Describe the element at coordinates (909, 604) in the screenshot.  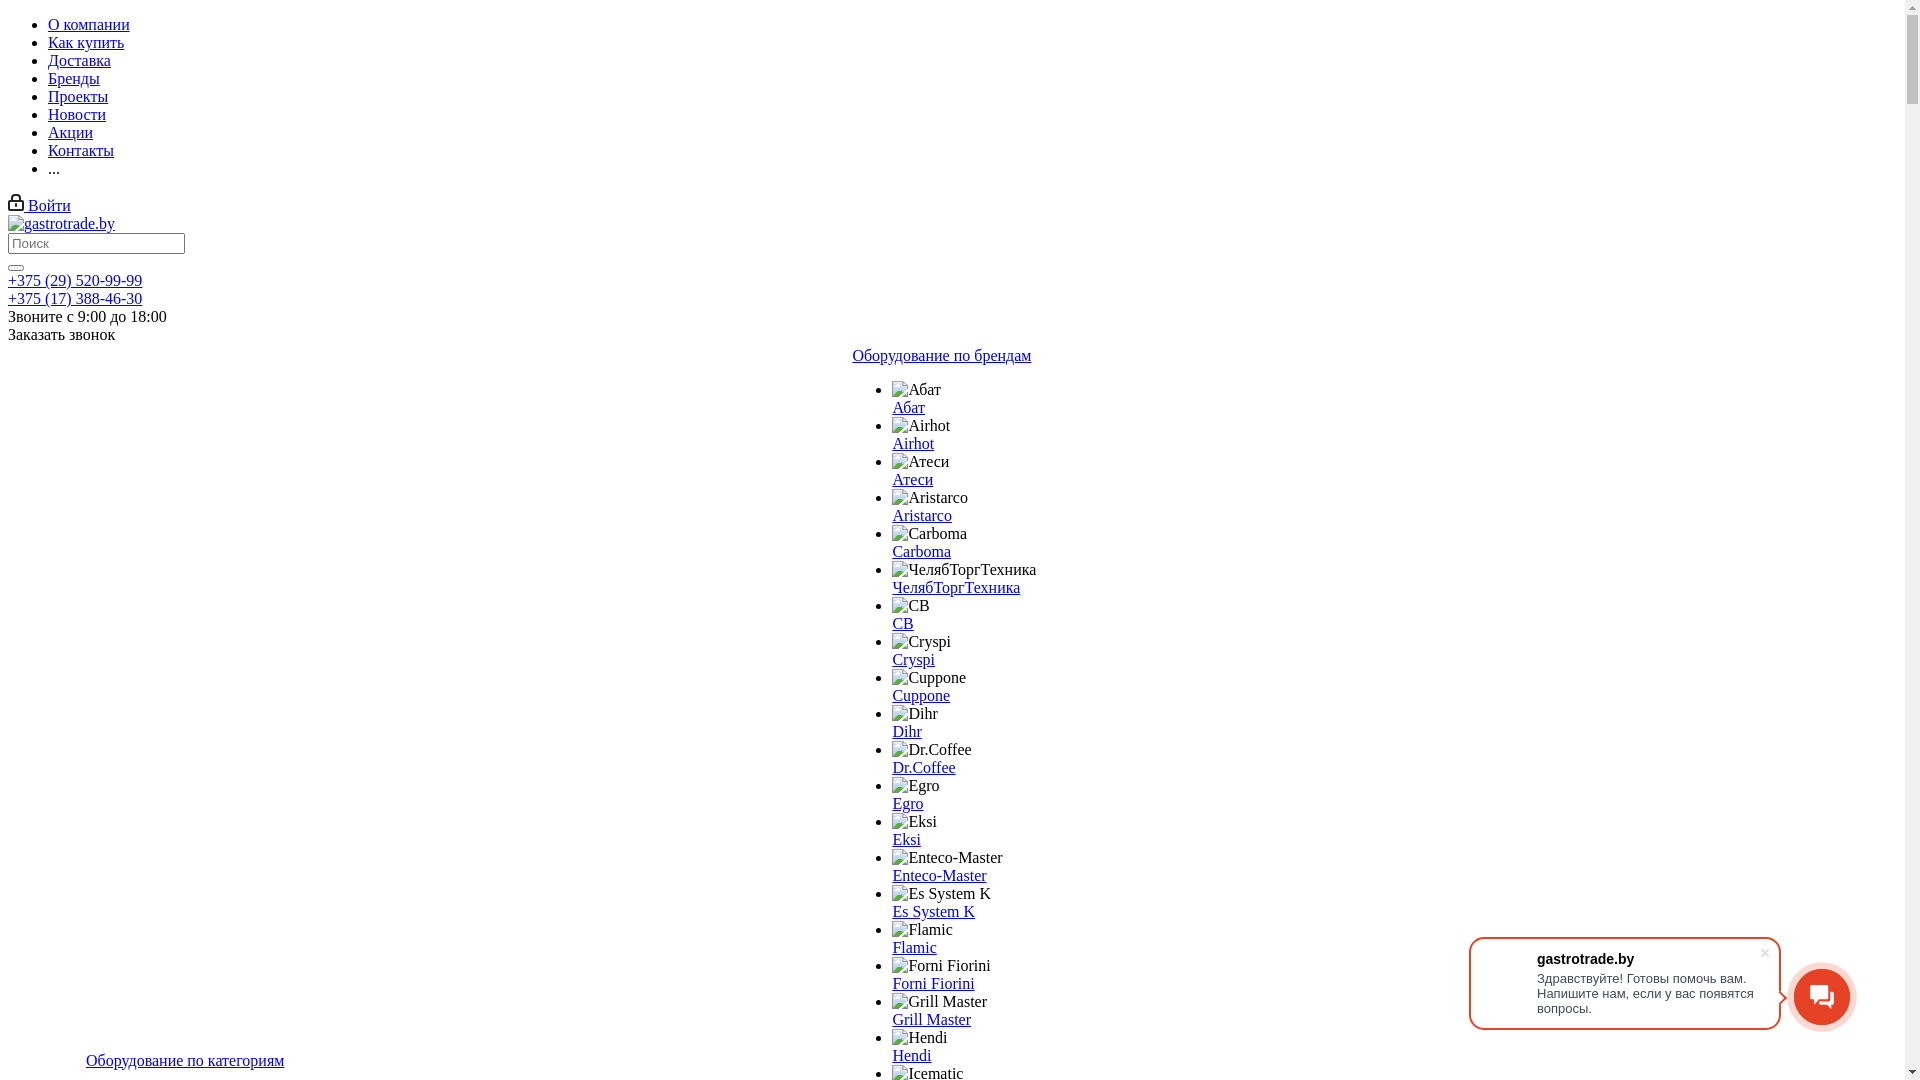
I see `'CB'` at that location.